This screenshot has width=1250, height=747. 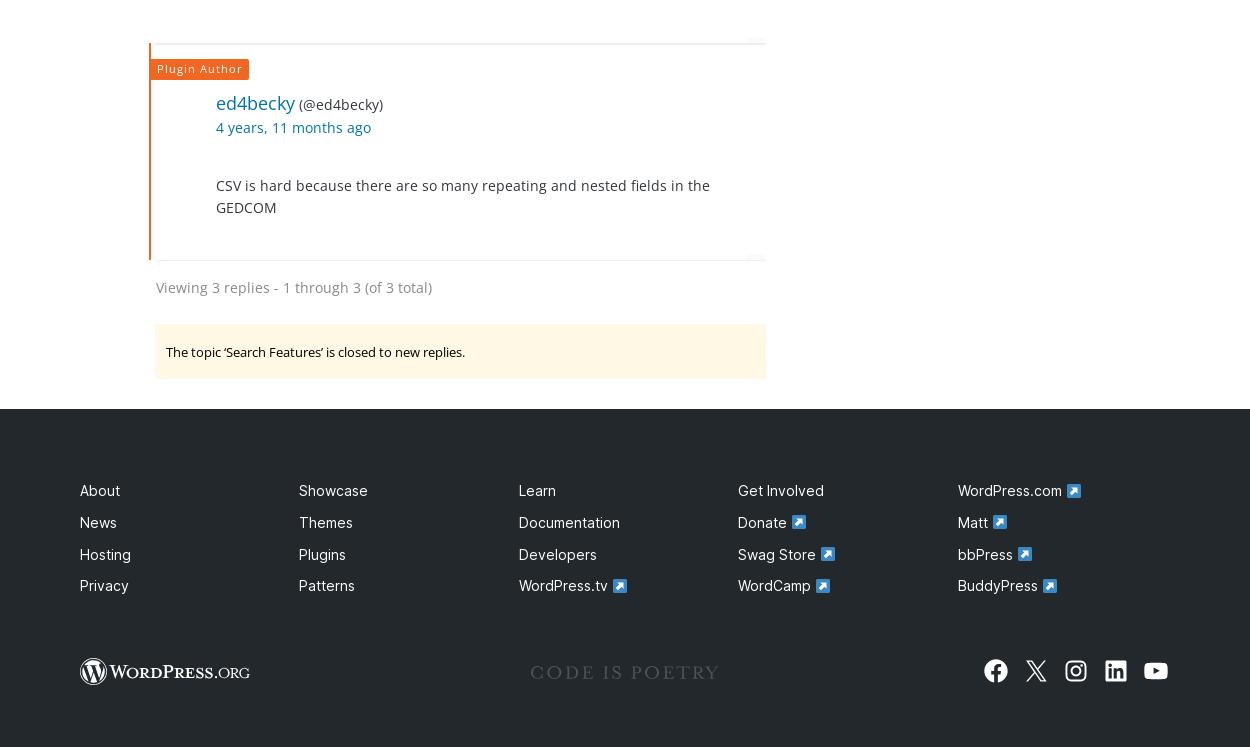 I want to click on 'WordPress.com', so click(x=955, y=489).